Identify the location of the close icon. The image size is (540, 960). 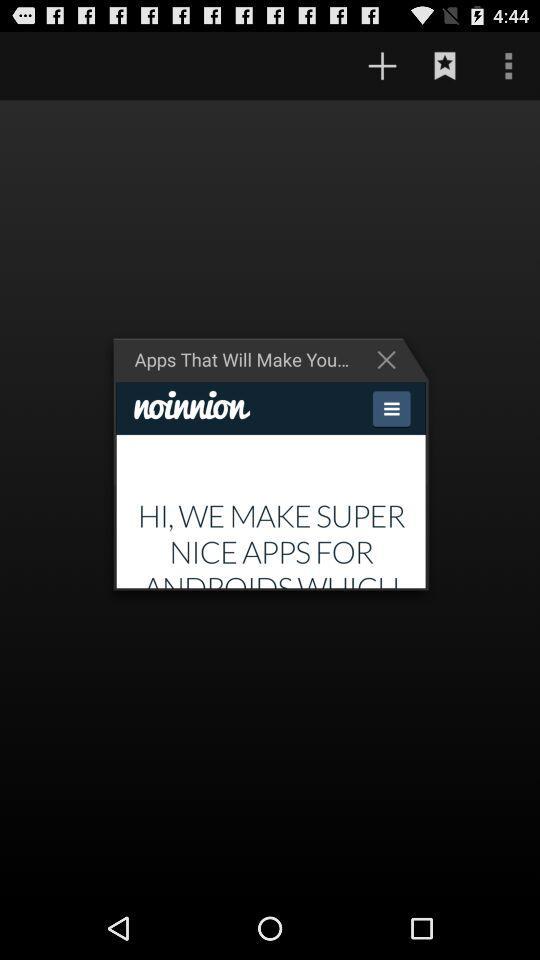
(391, 383).